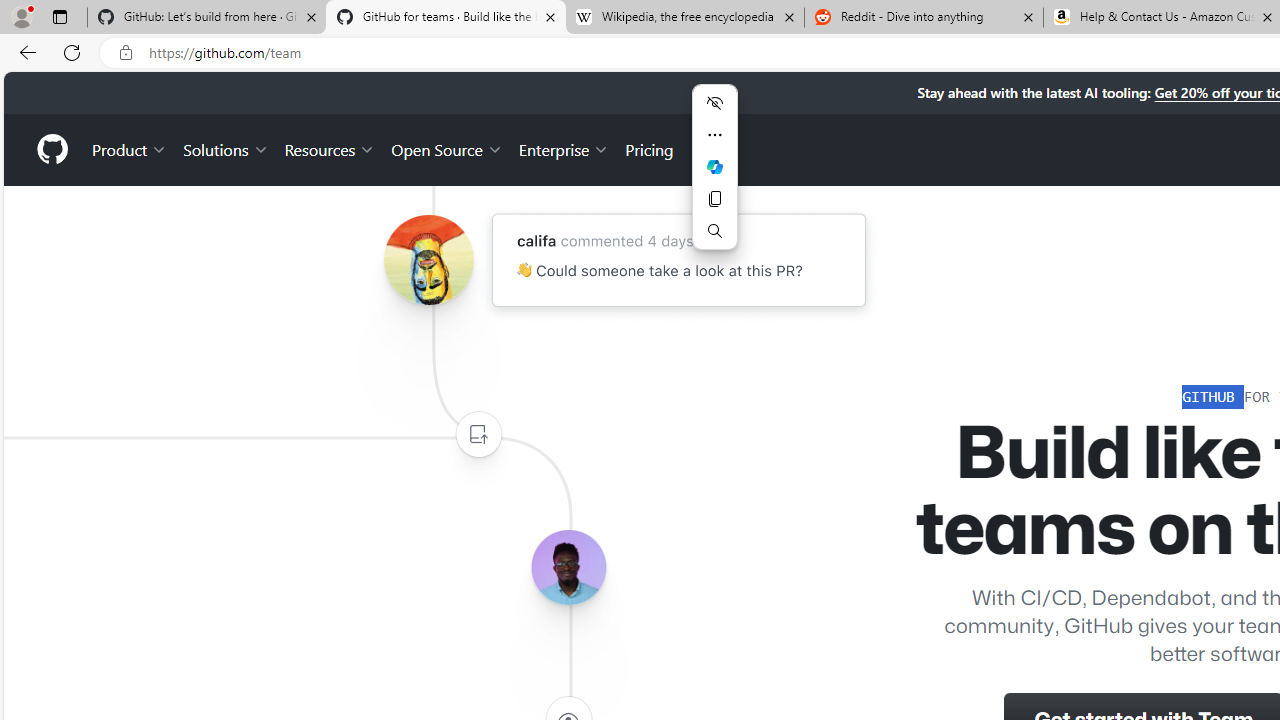 The height and width of the screenshot is (720, 1280). I want to click on 'Mini menu on text selection', so click(714, 166).